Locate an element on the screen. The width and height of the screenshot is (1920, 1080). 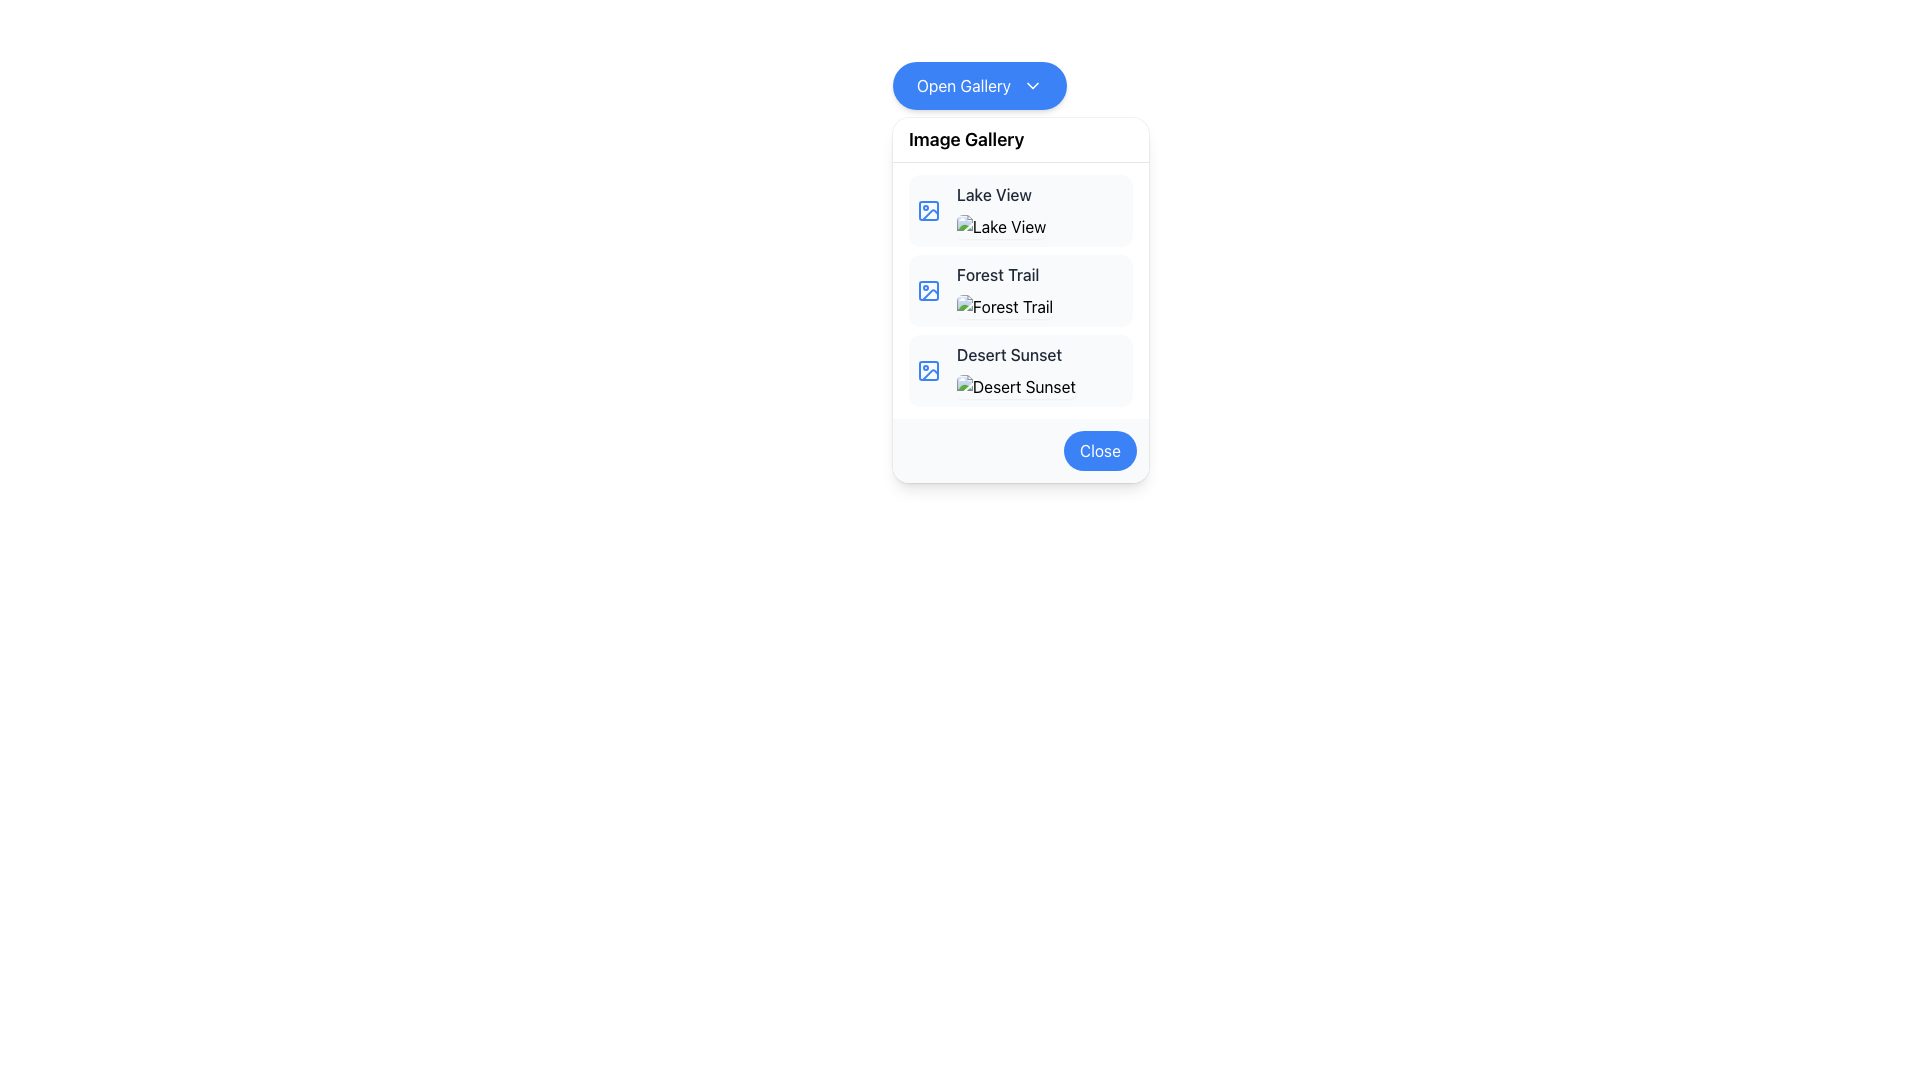
the second list item in the dropdown below the 'Open Gallery' button, which contains an icon, image, and text representation of an entry is located at coordinates (1020, 300).